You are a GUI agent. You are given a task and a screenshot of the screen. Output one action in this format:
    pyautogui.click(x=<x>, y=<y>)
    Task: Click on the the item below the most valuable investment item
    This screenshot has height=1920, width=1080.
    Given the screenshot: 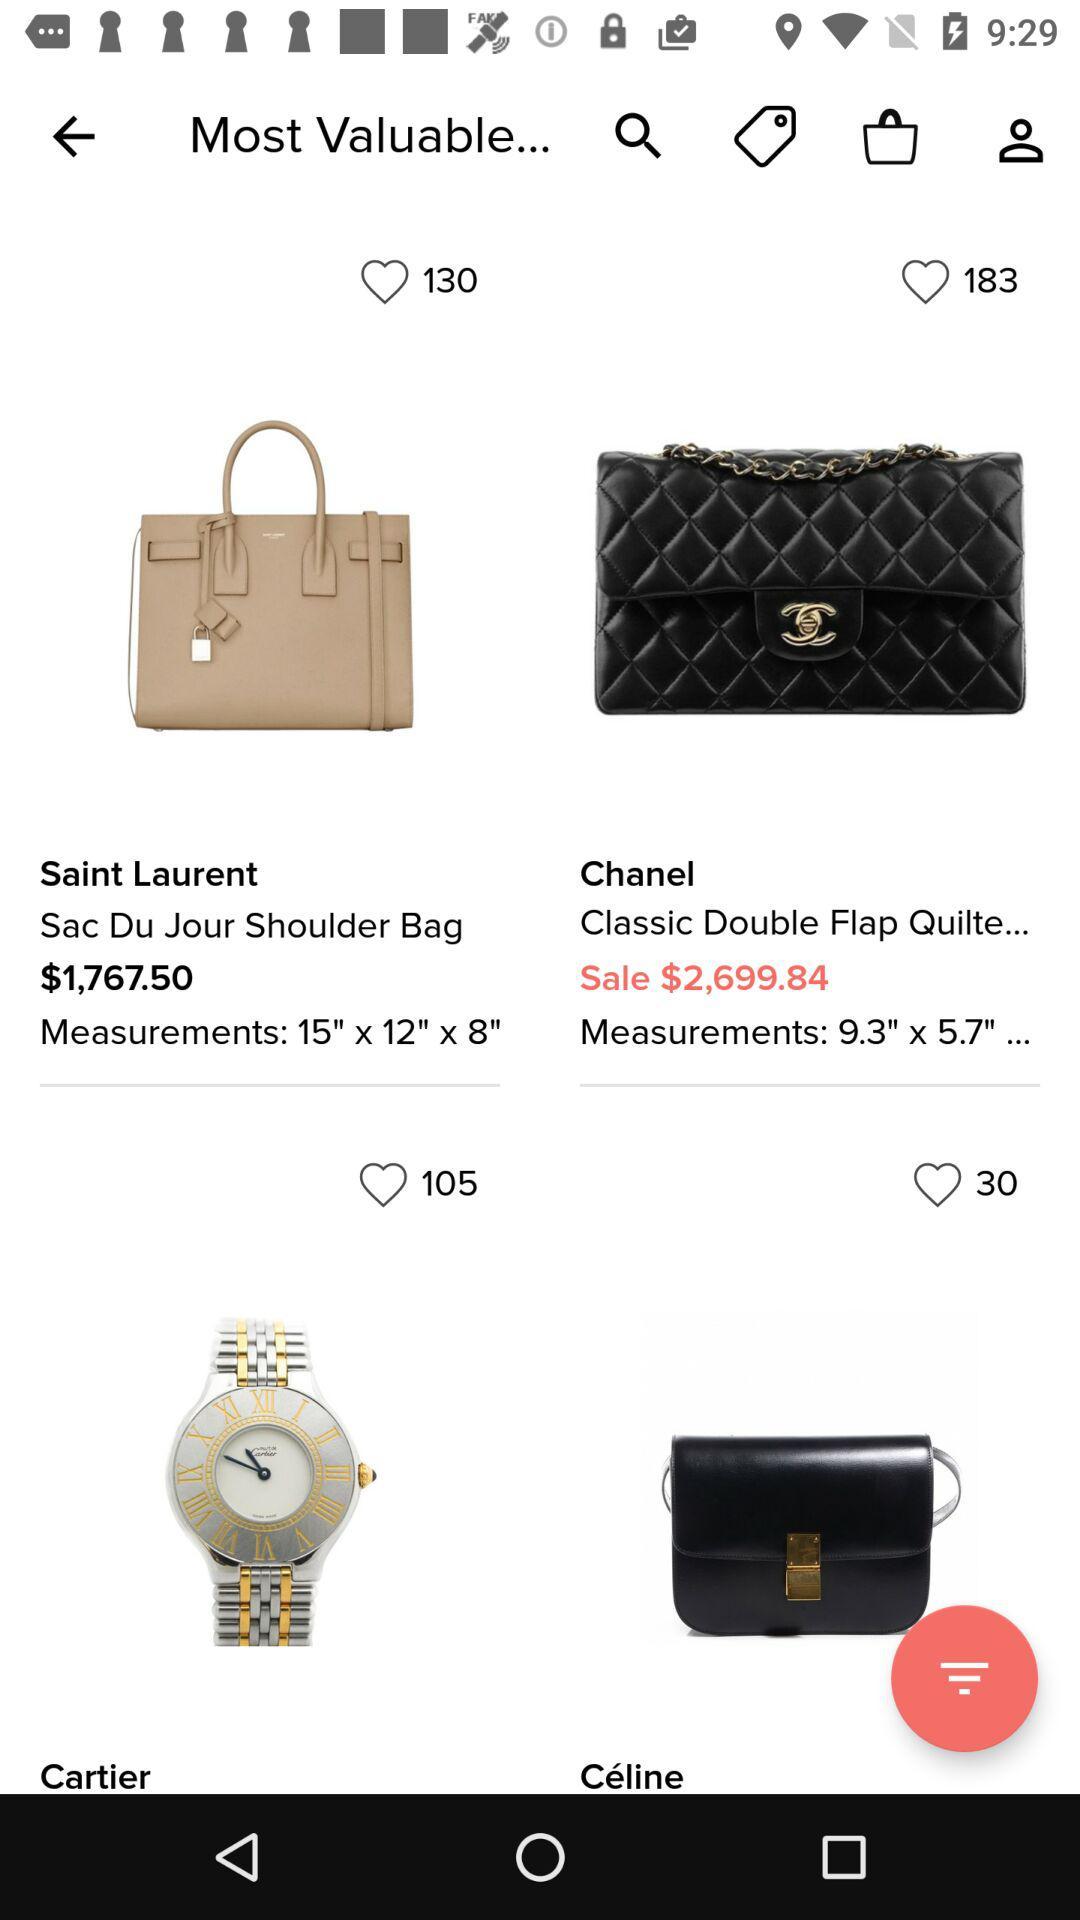 What is the action you would take?
    pyautogui.click(x=418, y=280)
    